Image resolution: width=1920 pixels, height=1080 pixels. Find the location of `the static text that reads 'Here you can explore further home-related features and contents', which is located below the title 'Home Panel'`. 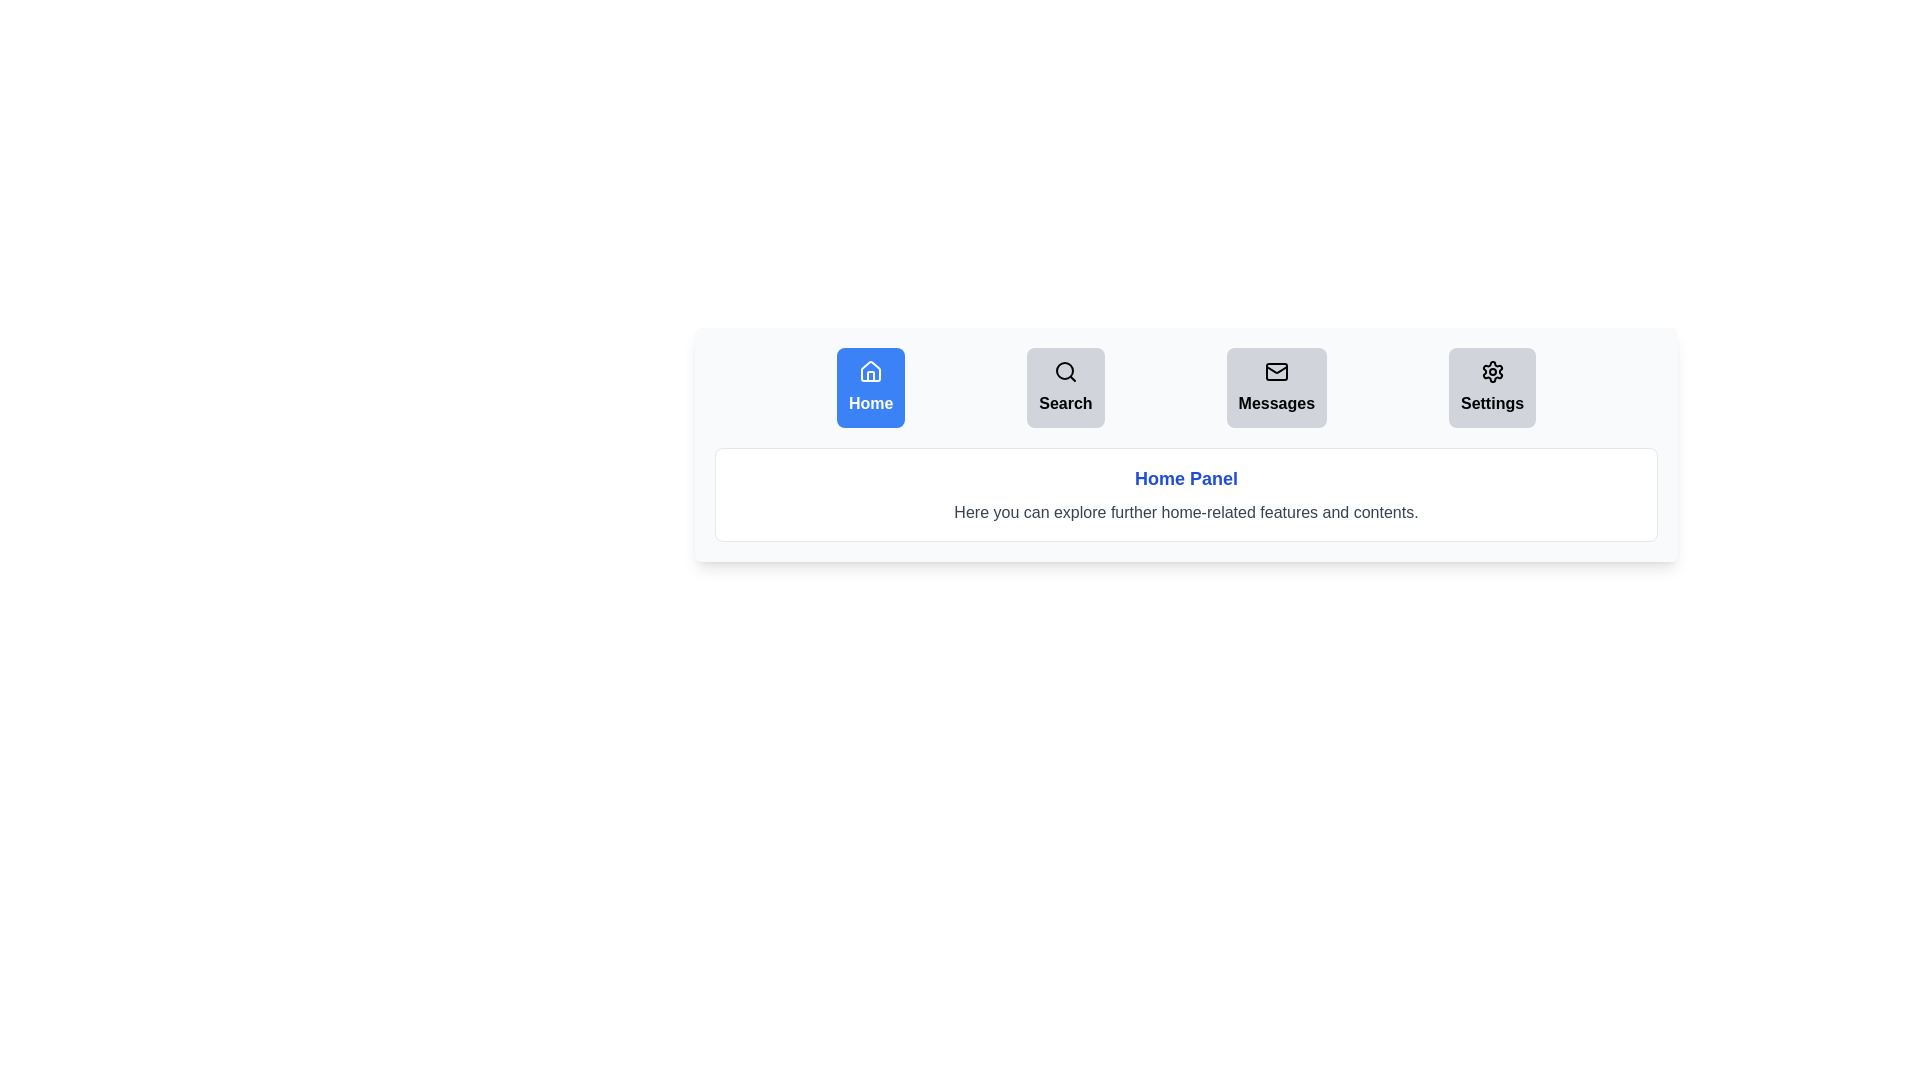

the static text that reads 'Here you can explore further home-related features and contents', which is located below the title 'Home Panel' is located at coordinates (1186, 512).